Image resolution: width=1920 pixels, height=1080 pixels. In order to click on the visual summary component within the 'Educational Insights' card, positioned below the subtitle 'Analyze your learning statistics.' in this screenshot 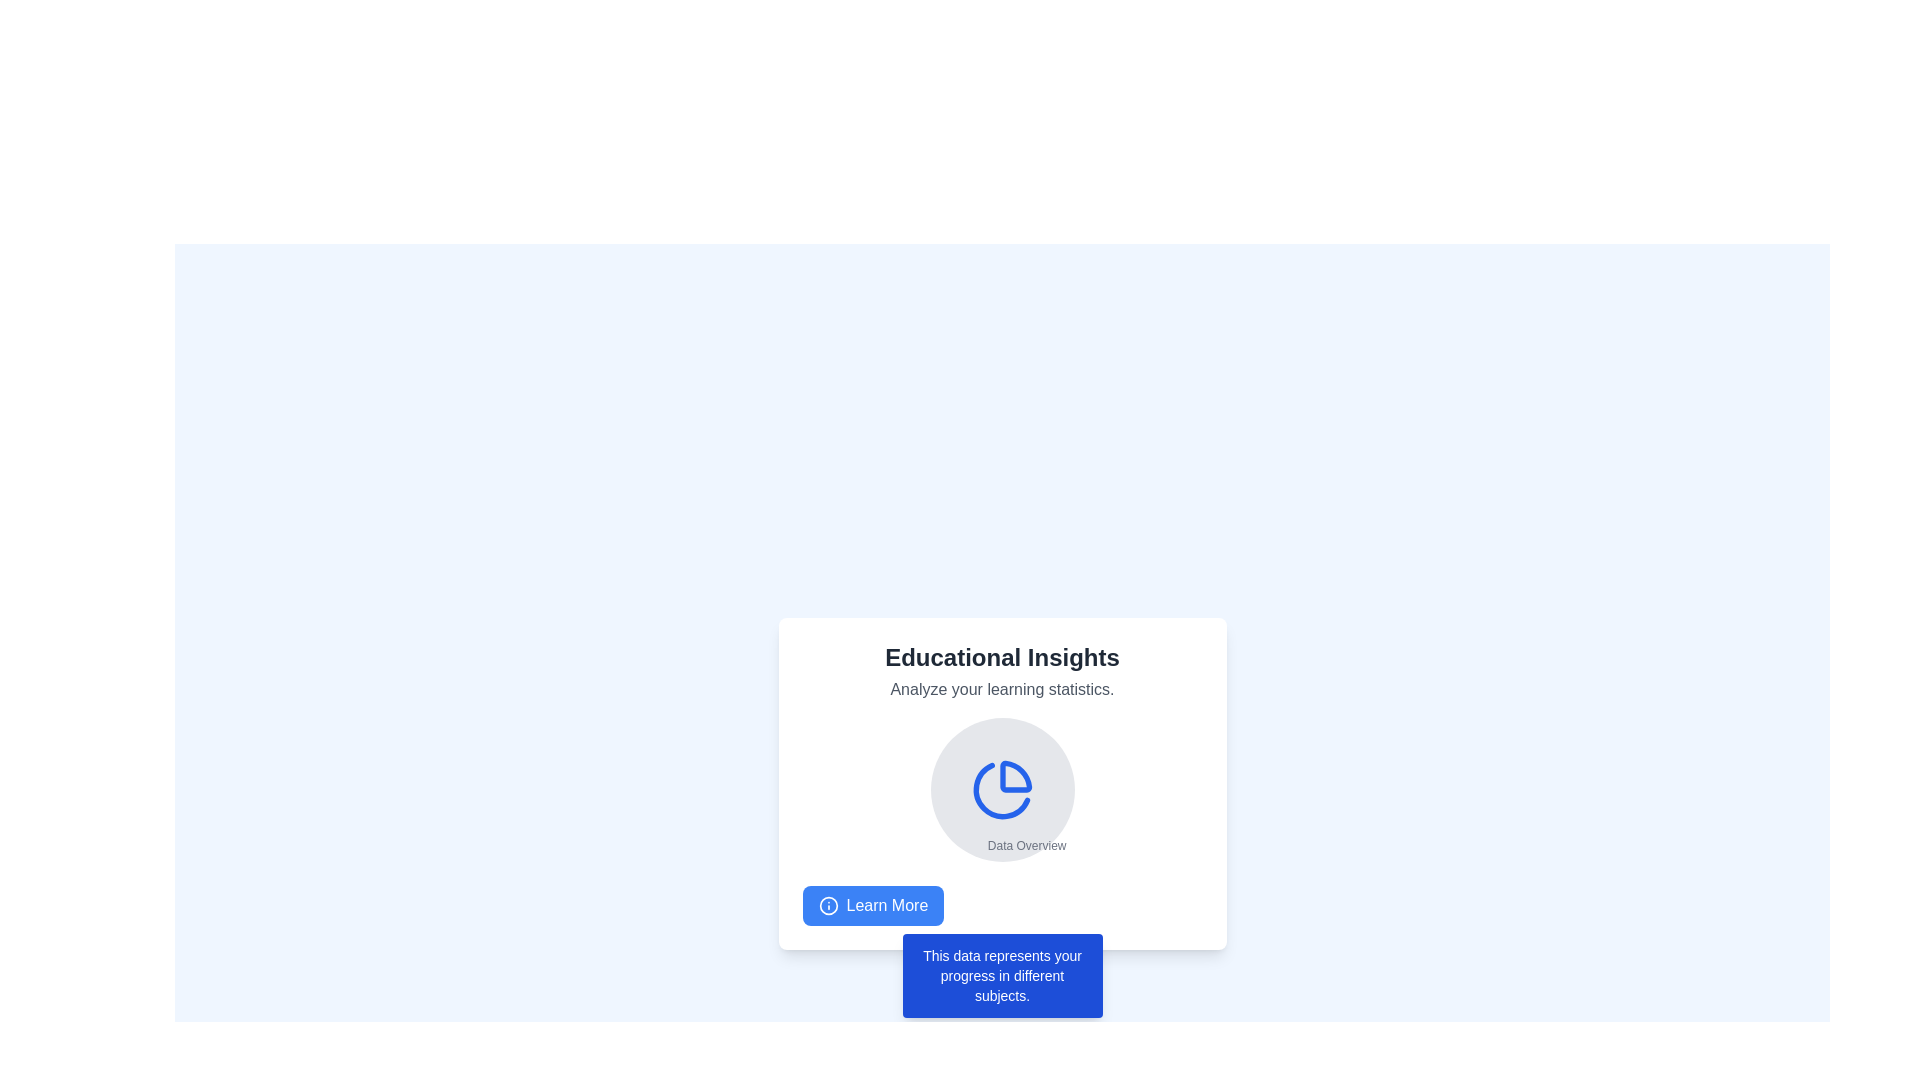, I will do `click(1002, 789)`.